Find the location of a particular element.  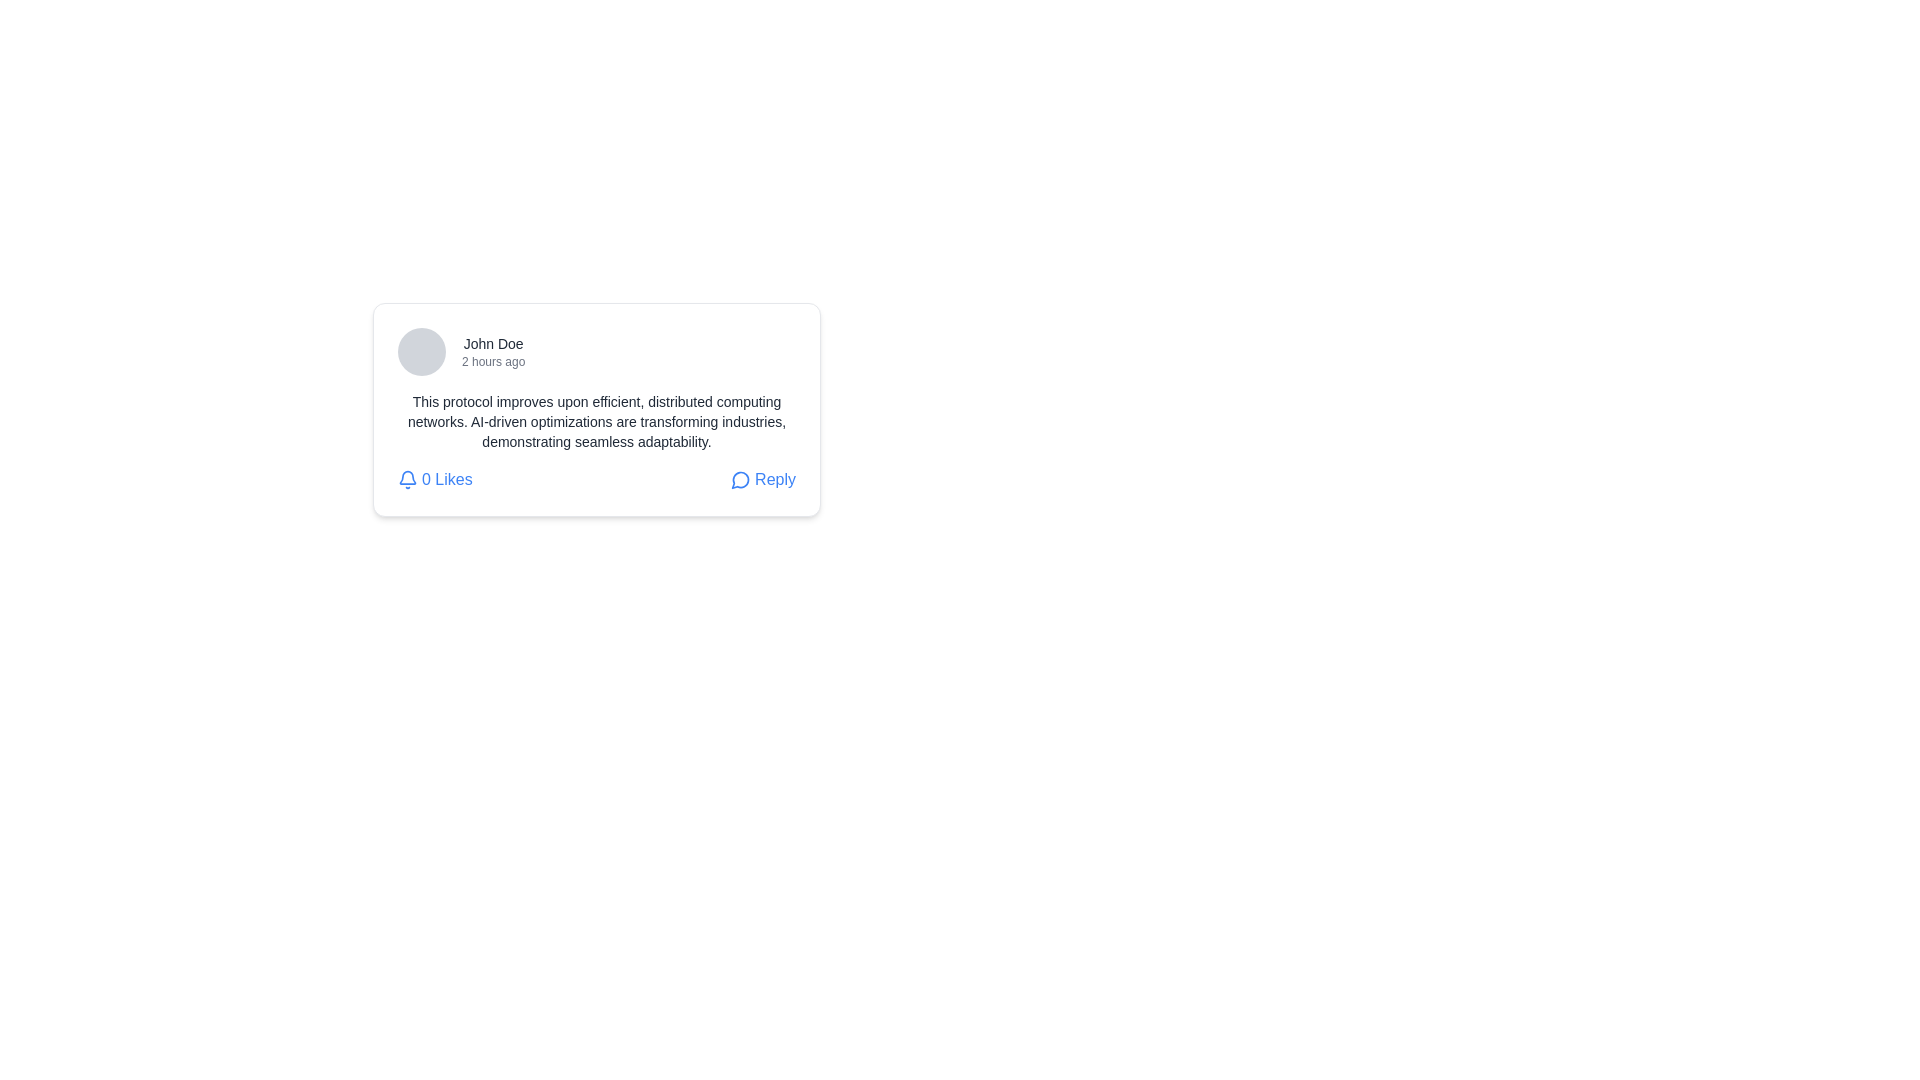

the user-generated display card positioned at the upper section of the interface, which includes textual content, an avatar, and interactive buttons is located at coordinates (595, 408).